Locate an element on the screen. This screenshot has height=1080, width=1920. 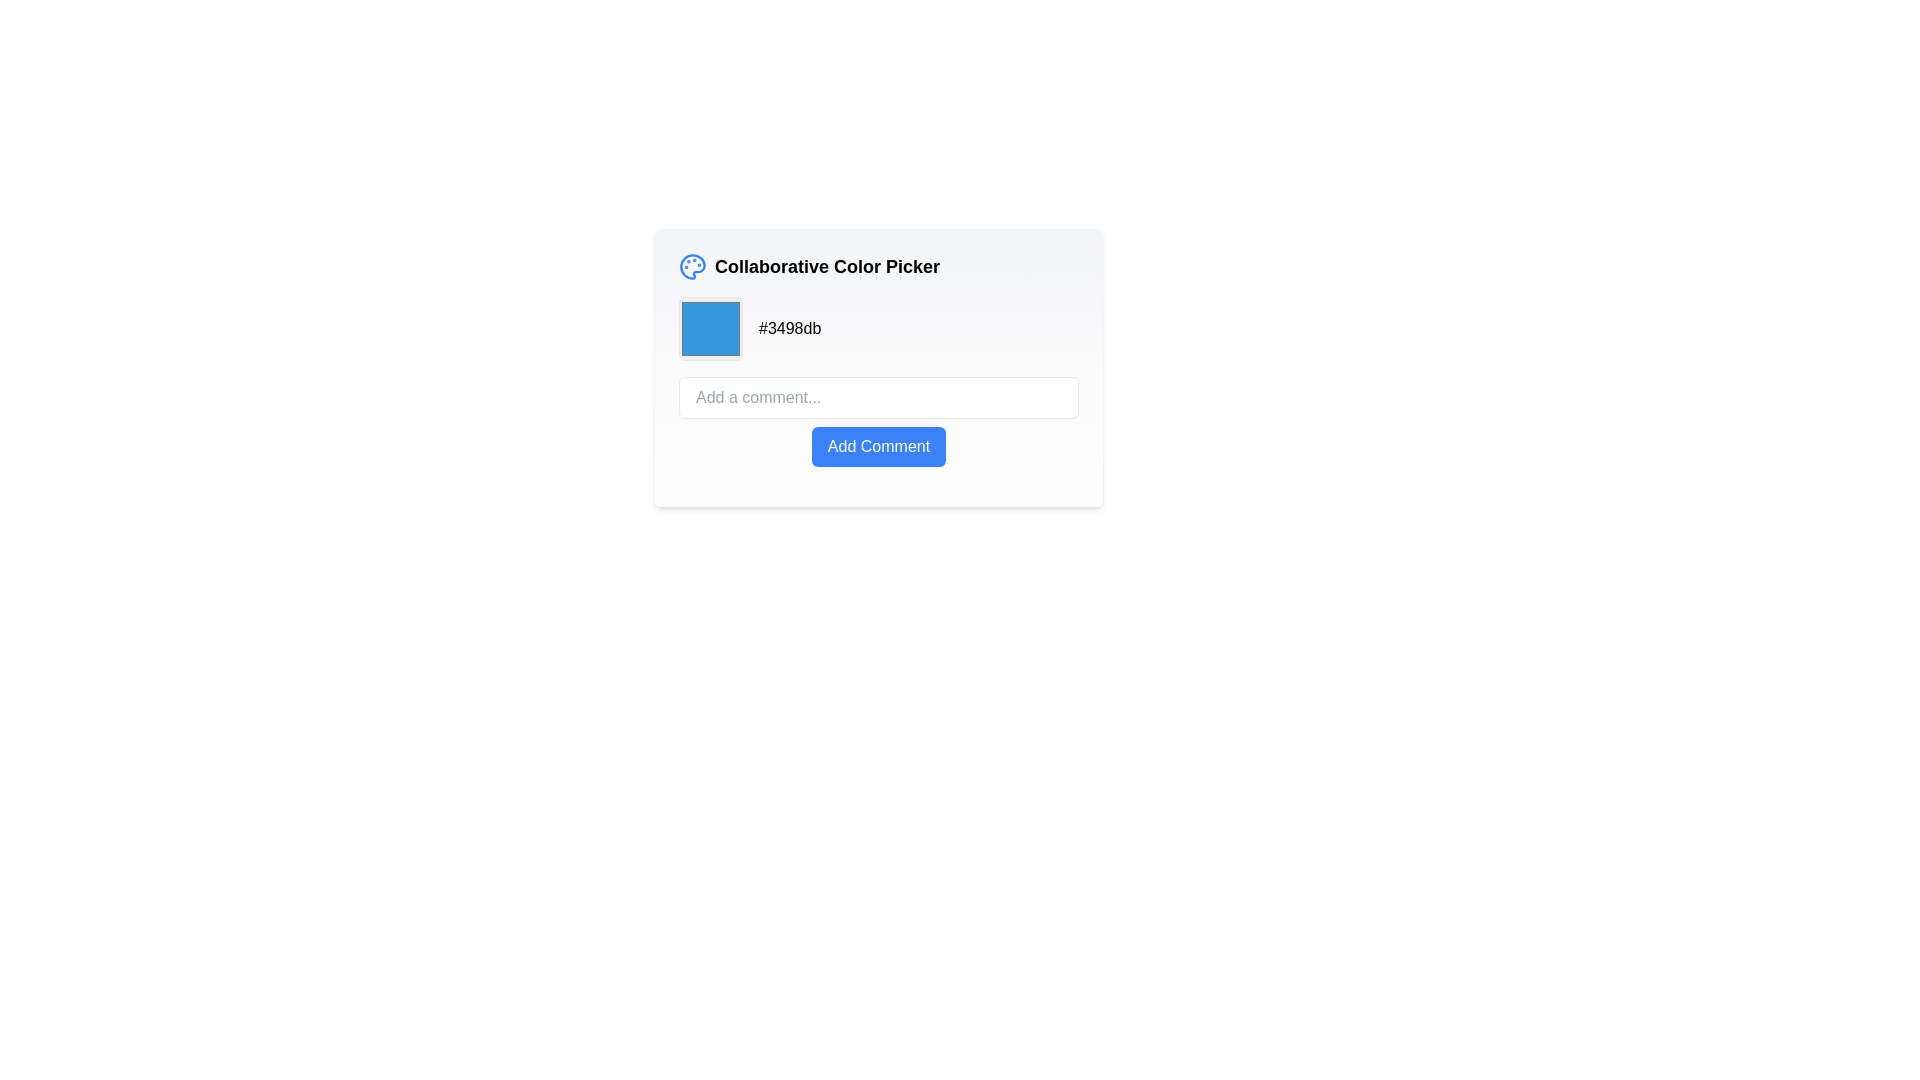
displayed text 'Collaborative Color Picker' from the prominent title text label, which is bold and large, positioned to the right of a palette icon is located at coordinates (827, 265).